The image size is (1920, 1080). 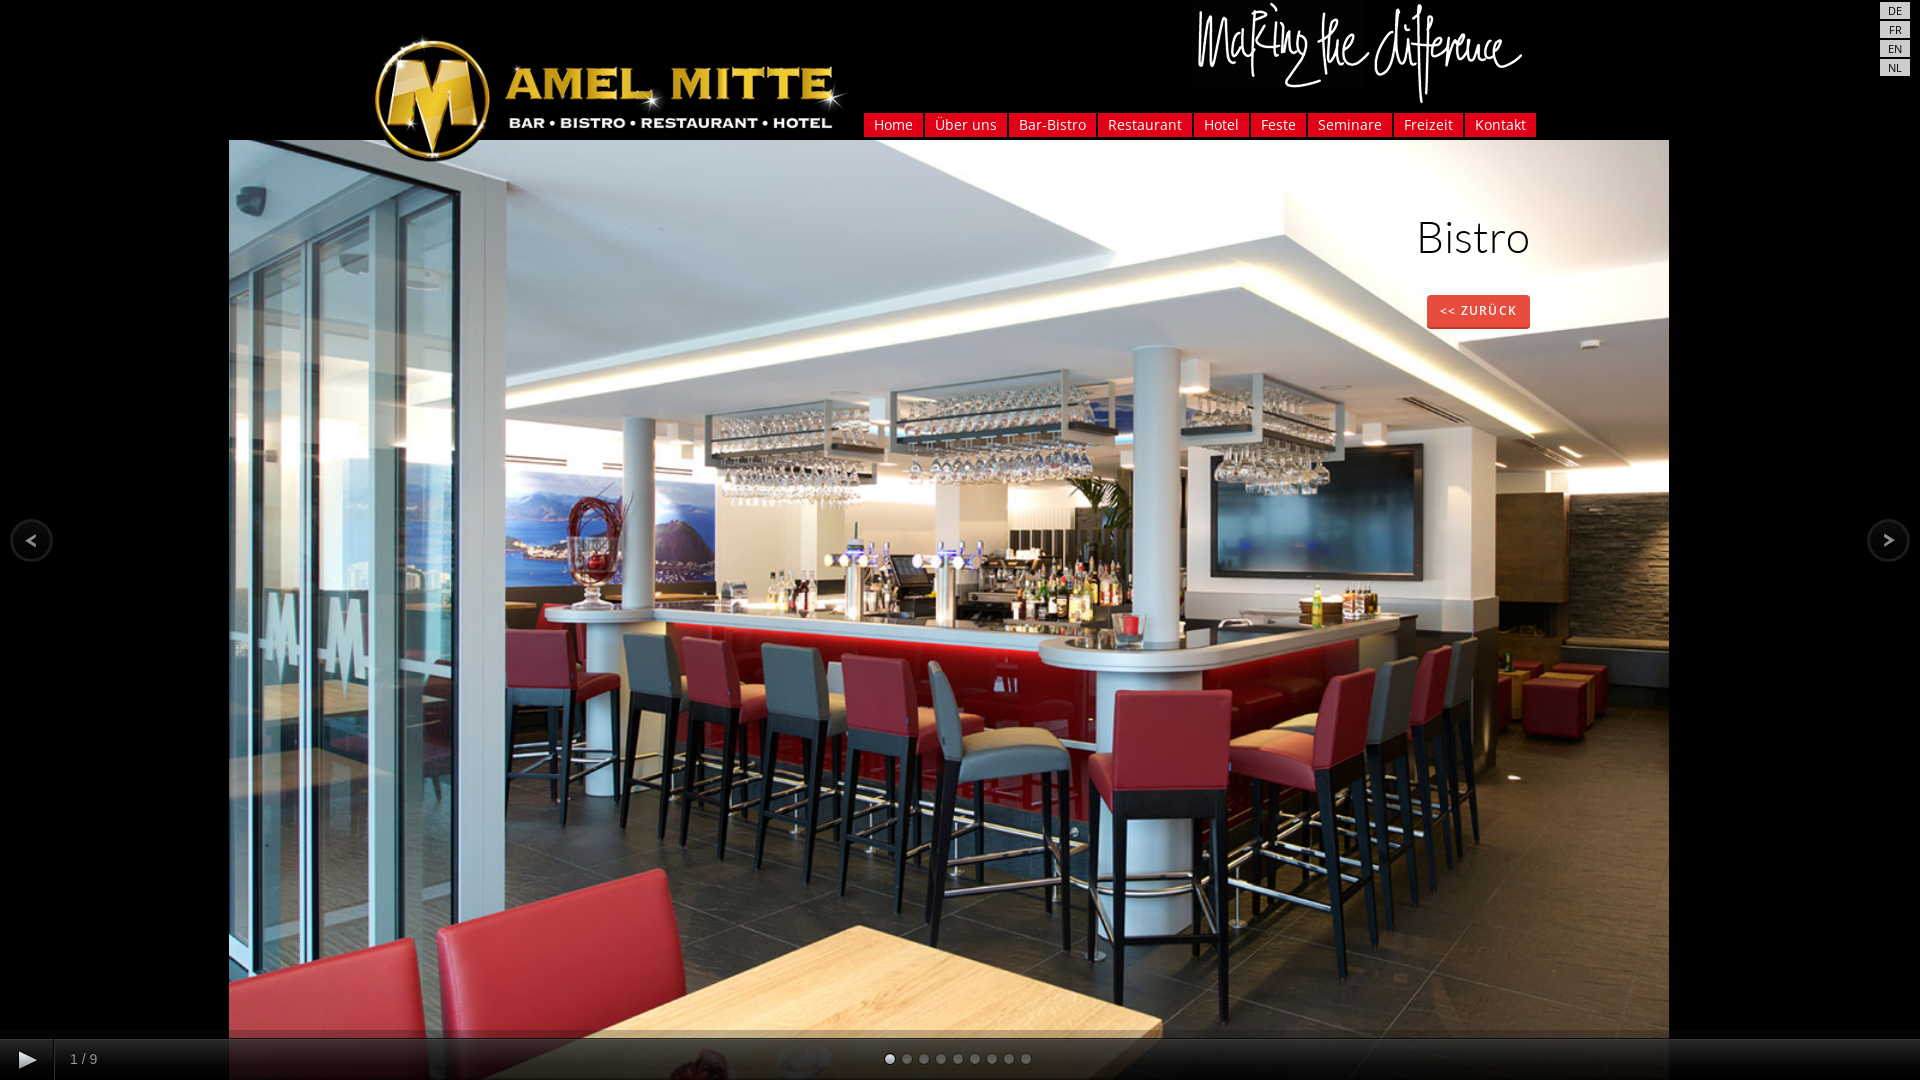 I want to click on 'NL', so click(x=1894, y=66).